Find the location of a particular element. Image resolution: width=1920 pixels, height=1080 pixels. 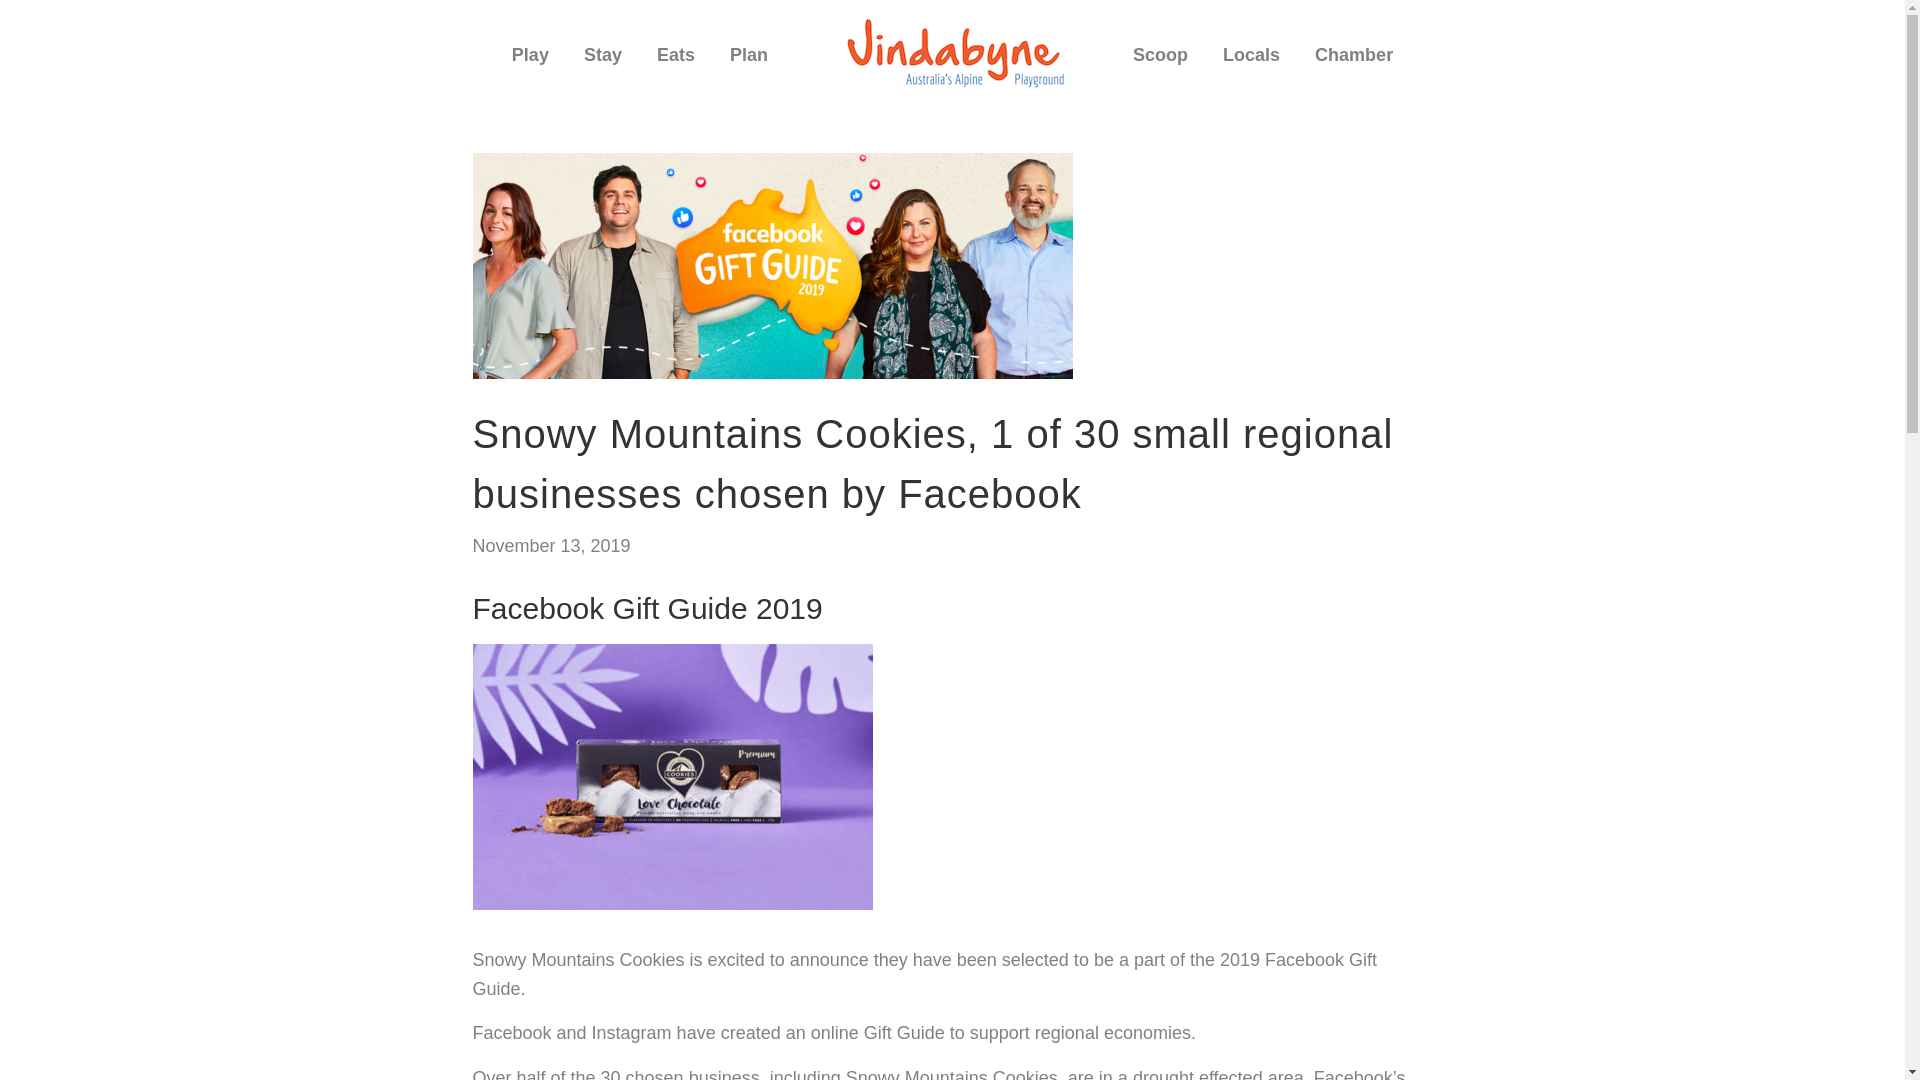

'Play' is located at coordinates (530, 62).